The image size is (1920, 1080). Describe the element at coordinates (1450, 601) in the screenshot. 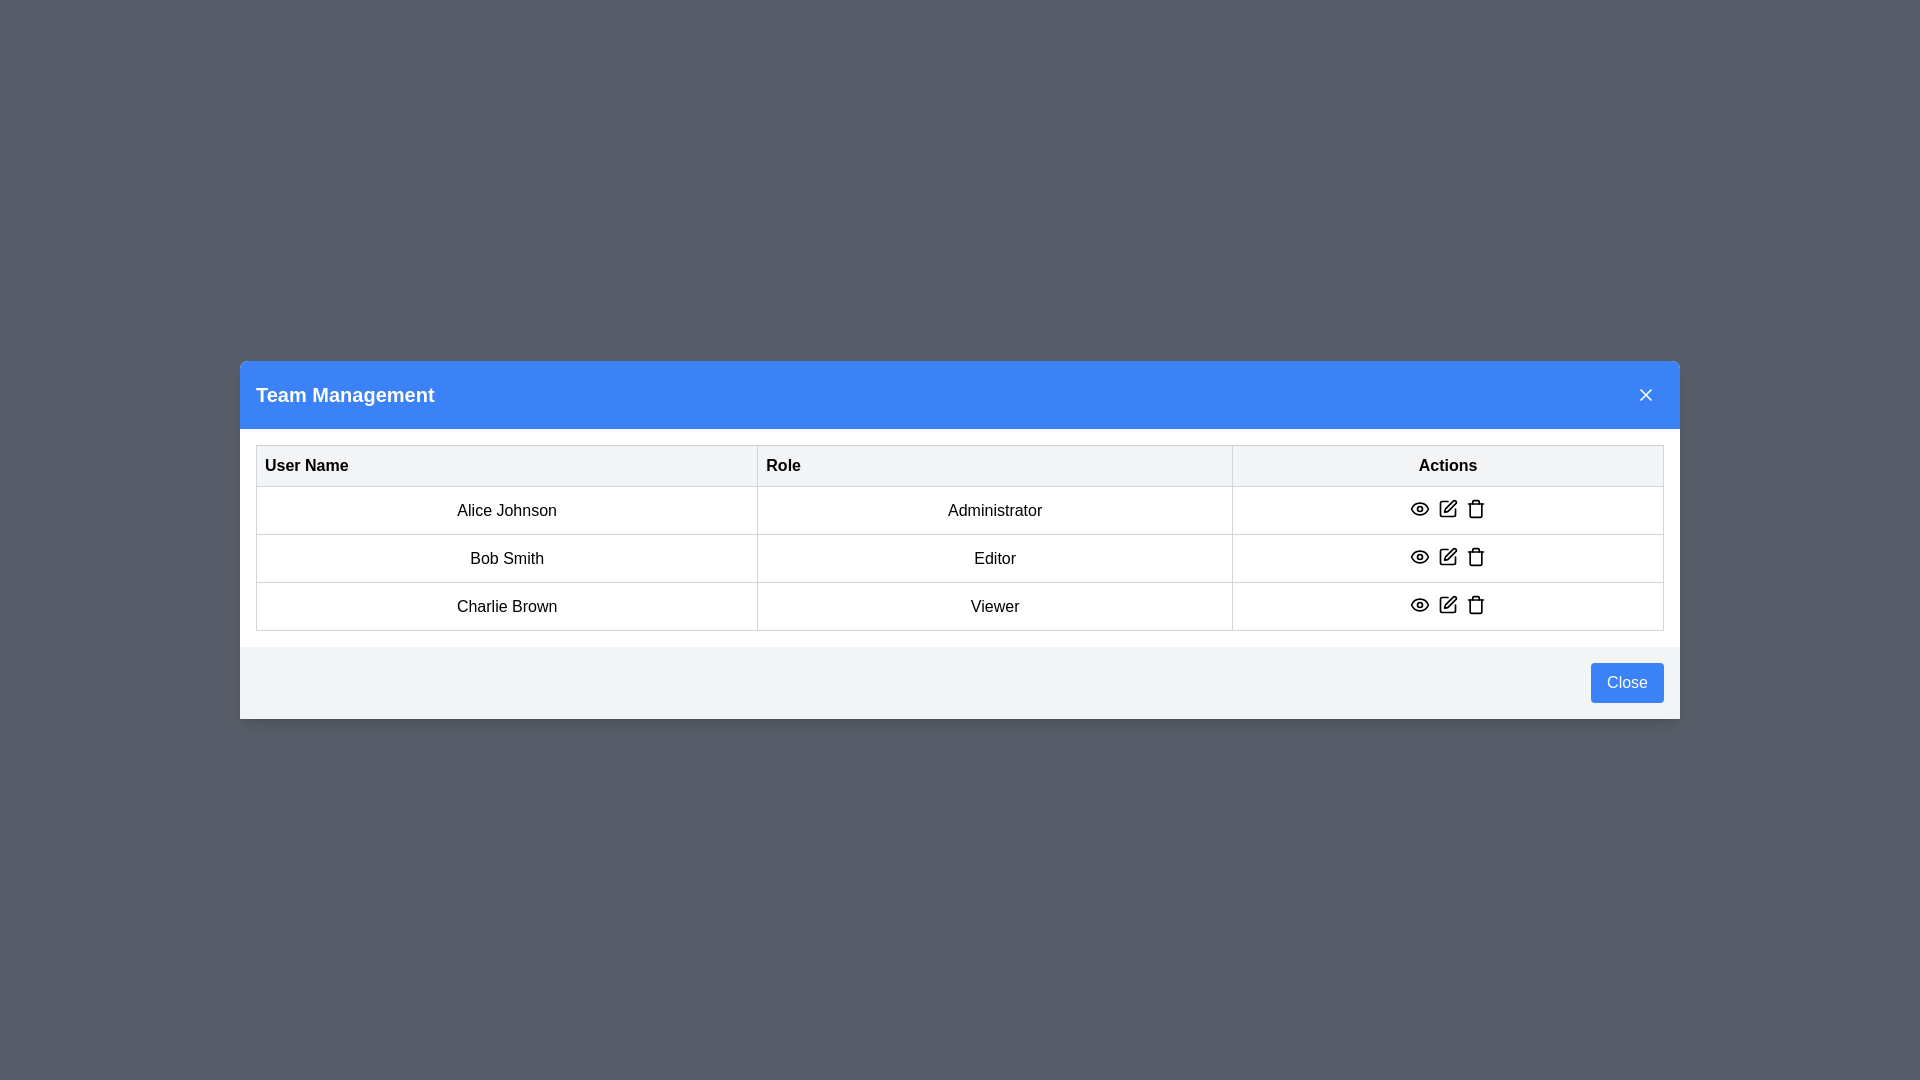

I see `the editing icon in the 'Actions' column of the last row for user 'Charlie Brown' to initiate editing for the related row` at that location.